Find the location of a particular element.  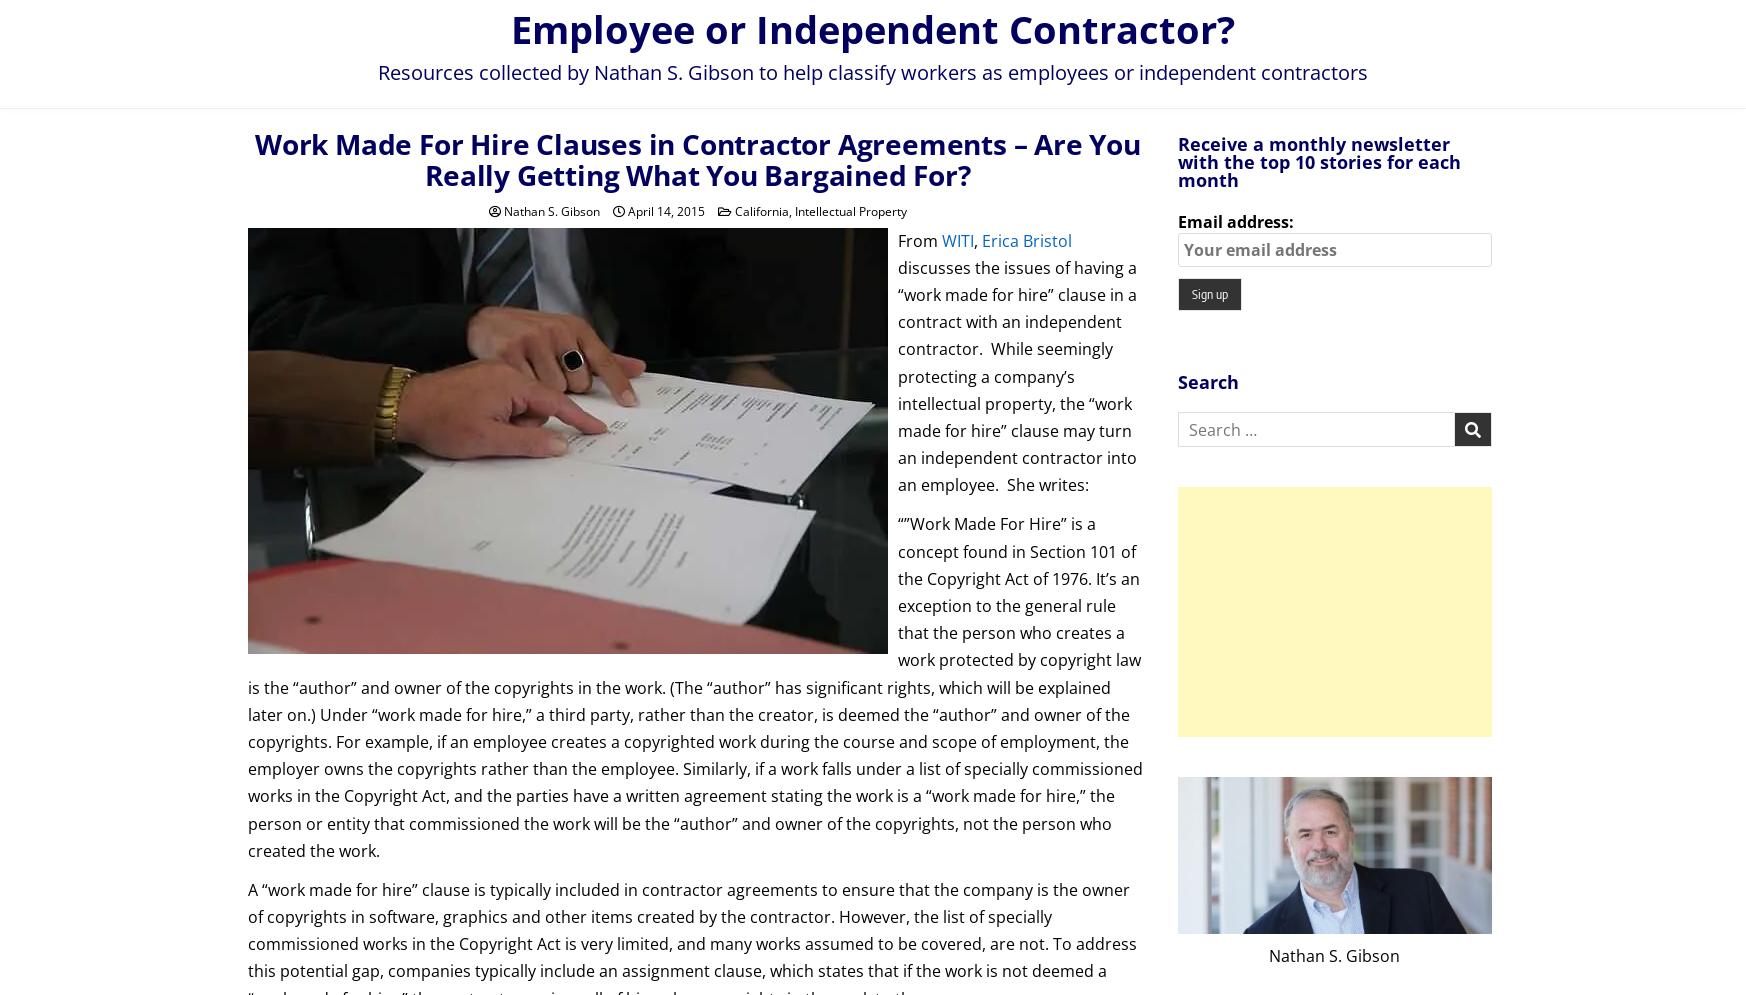

'Intellectual Property' is located at coordinates (851, 209).